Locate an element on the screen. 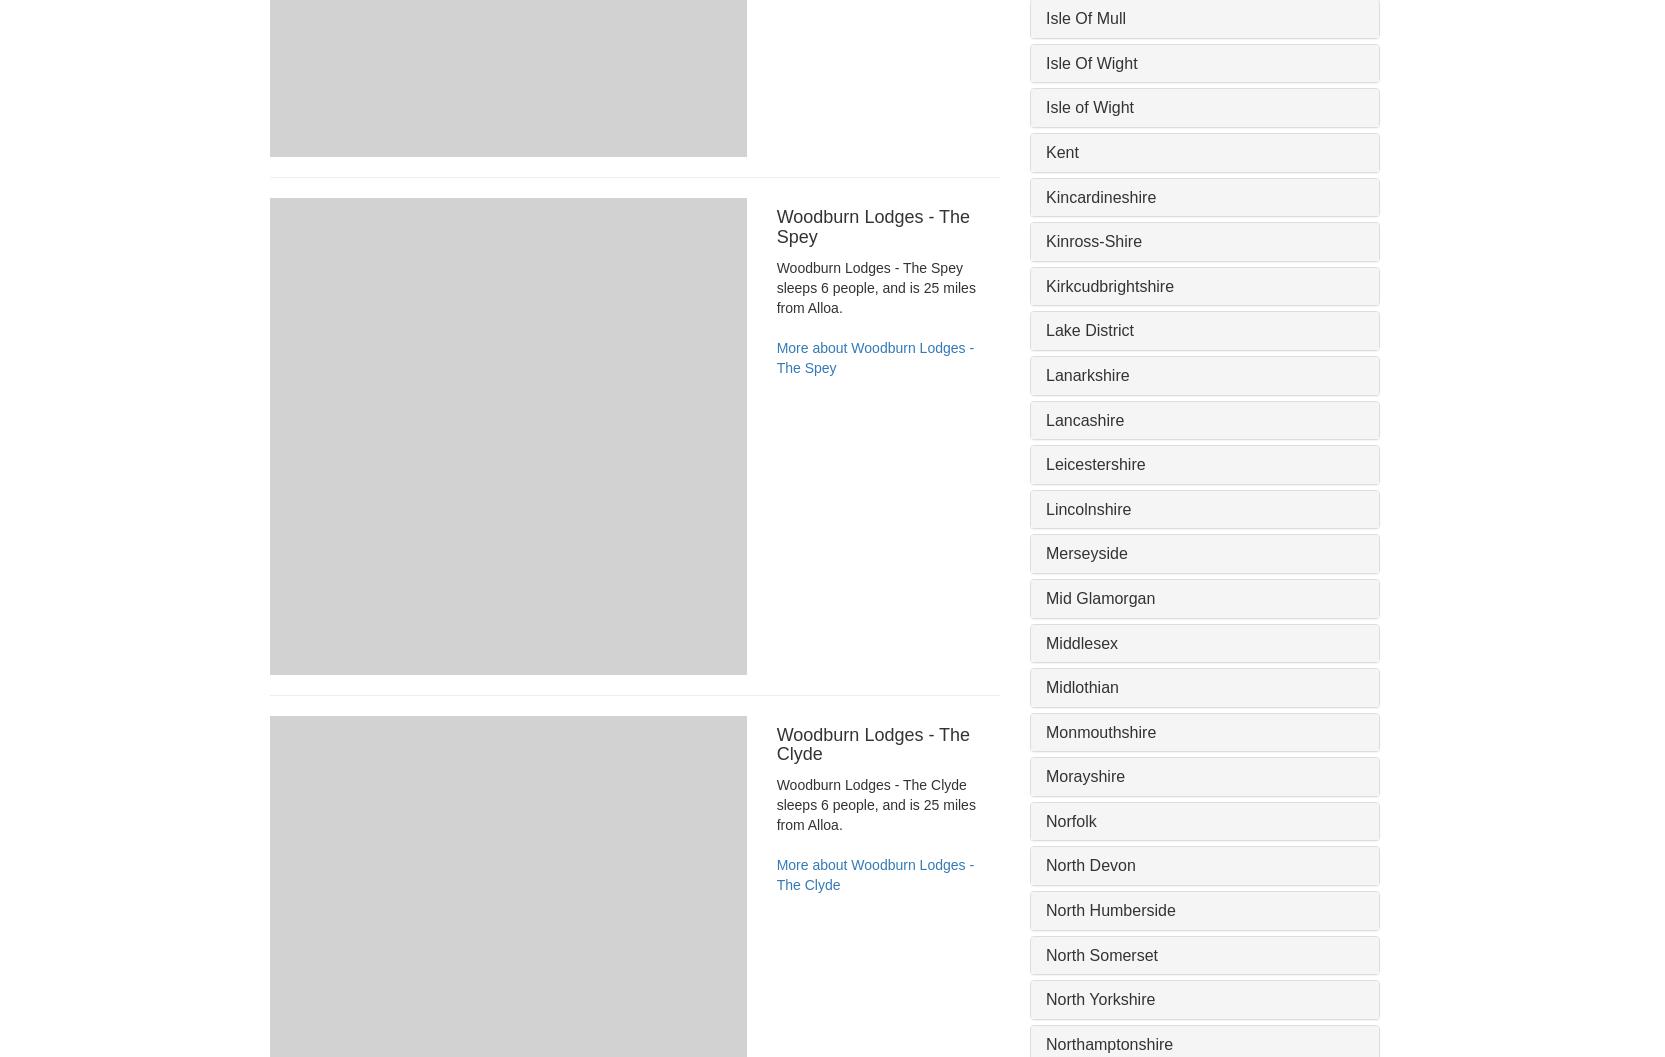  'North Devon' is located at coordinates (1090, 864).